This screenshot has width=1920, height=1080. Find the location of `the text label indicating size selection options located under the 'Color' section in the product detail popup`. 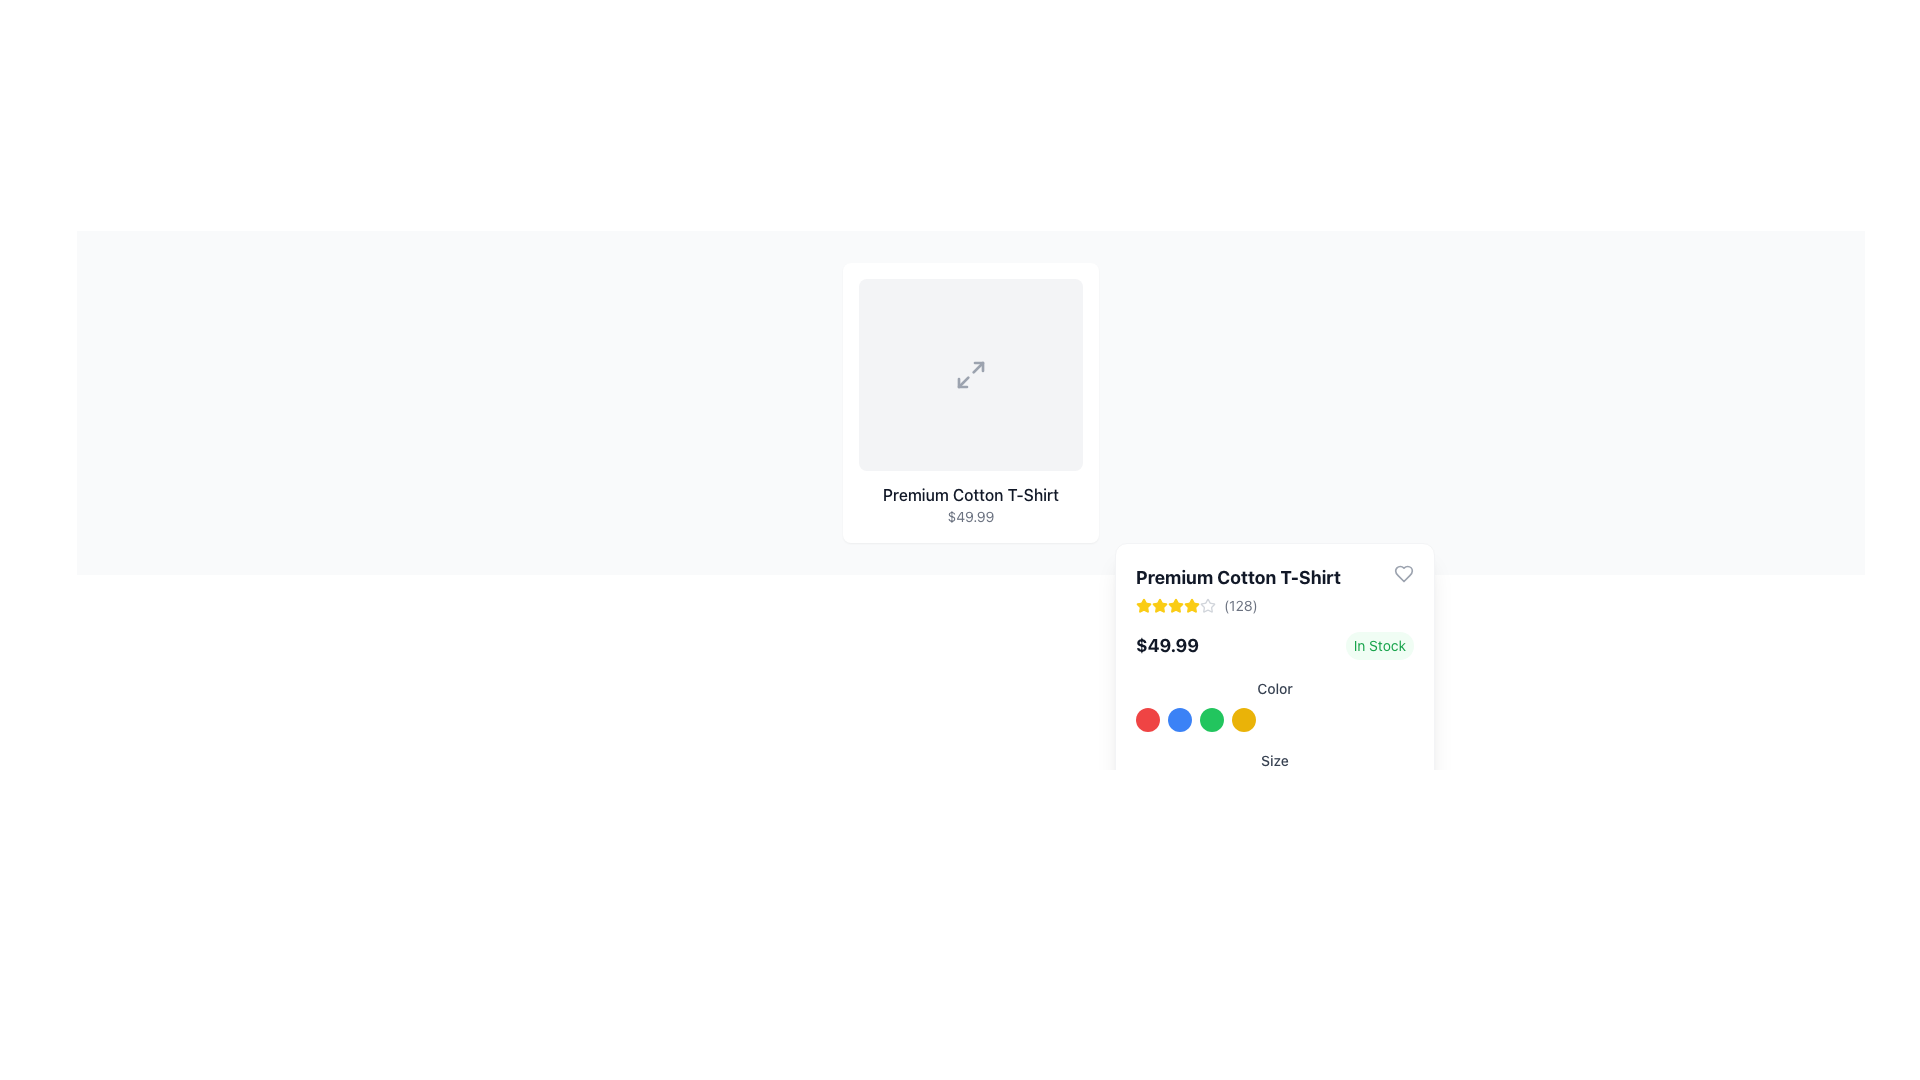

the text label indicating size selection options located under the 'Color' section in the product detail popup is located at coordinates (1274, 765).